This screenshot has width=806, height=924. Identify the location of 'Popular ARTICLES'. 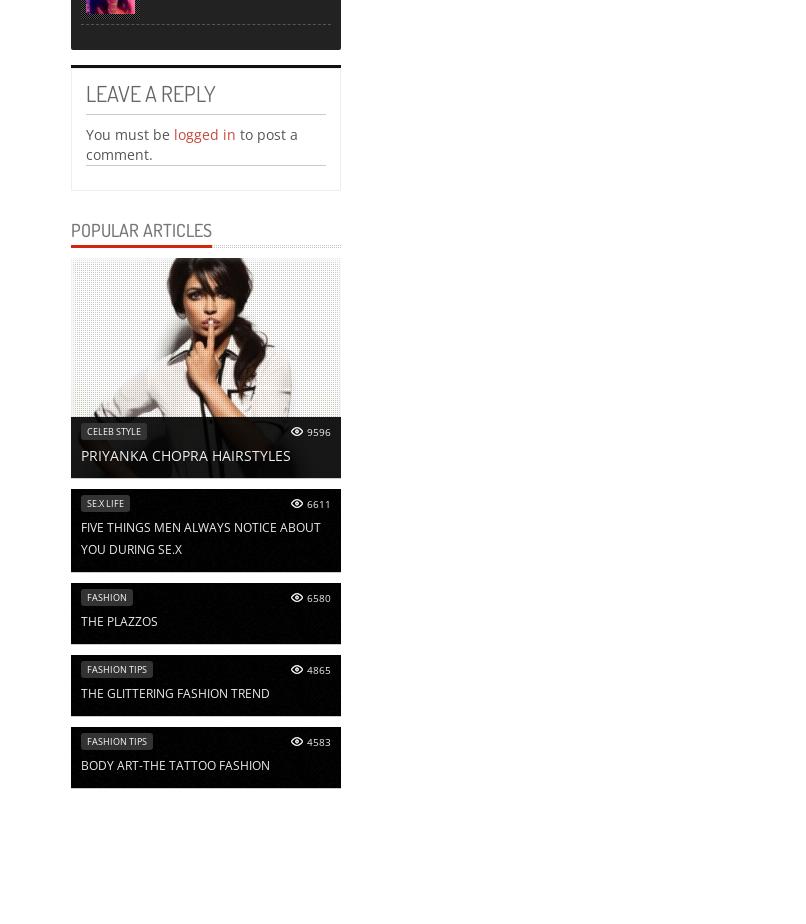
(141, 228).